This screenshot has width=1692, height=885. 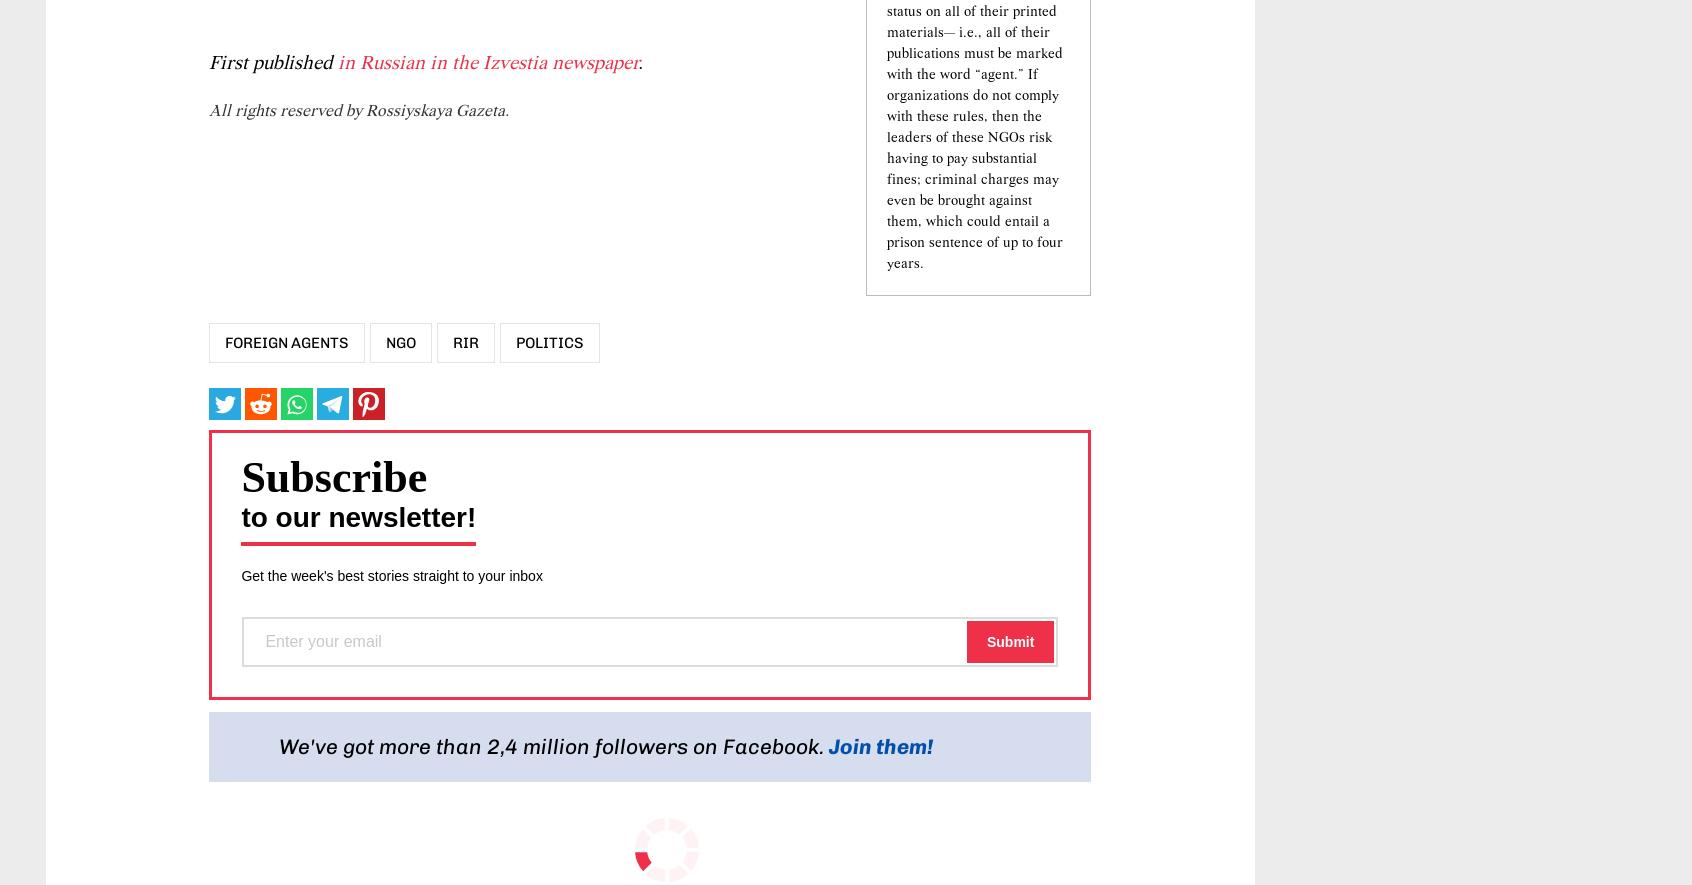 I want to click on 'Subscribe', so click(x=333, y=597).